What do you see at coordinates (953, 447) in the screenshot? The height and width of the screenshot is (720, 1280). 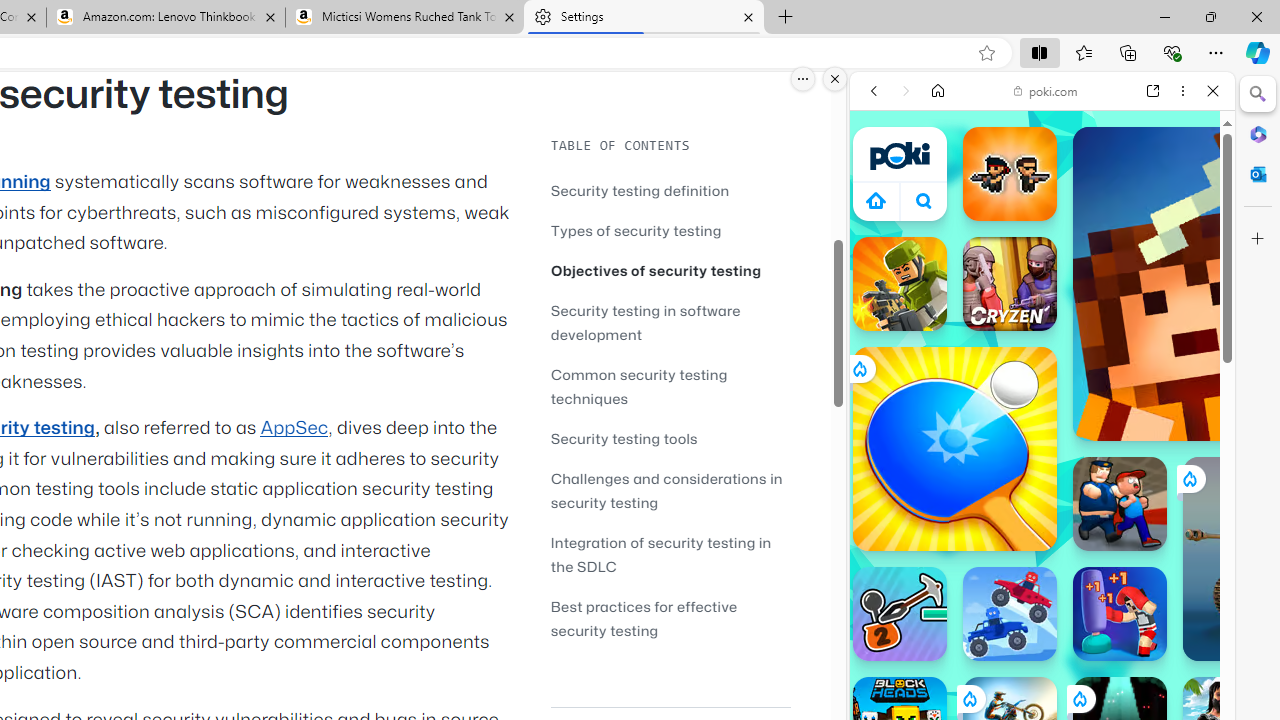 I see `'Ping Pong Go!'` at bounding box center [953, 447].